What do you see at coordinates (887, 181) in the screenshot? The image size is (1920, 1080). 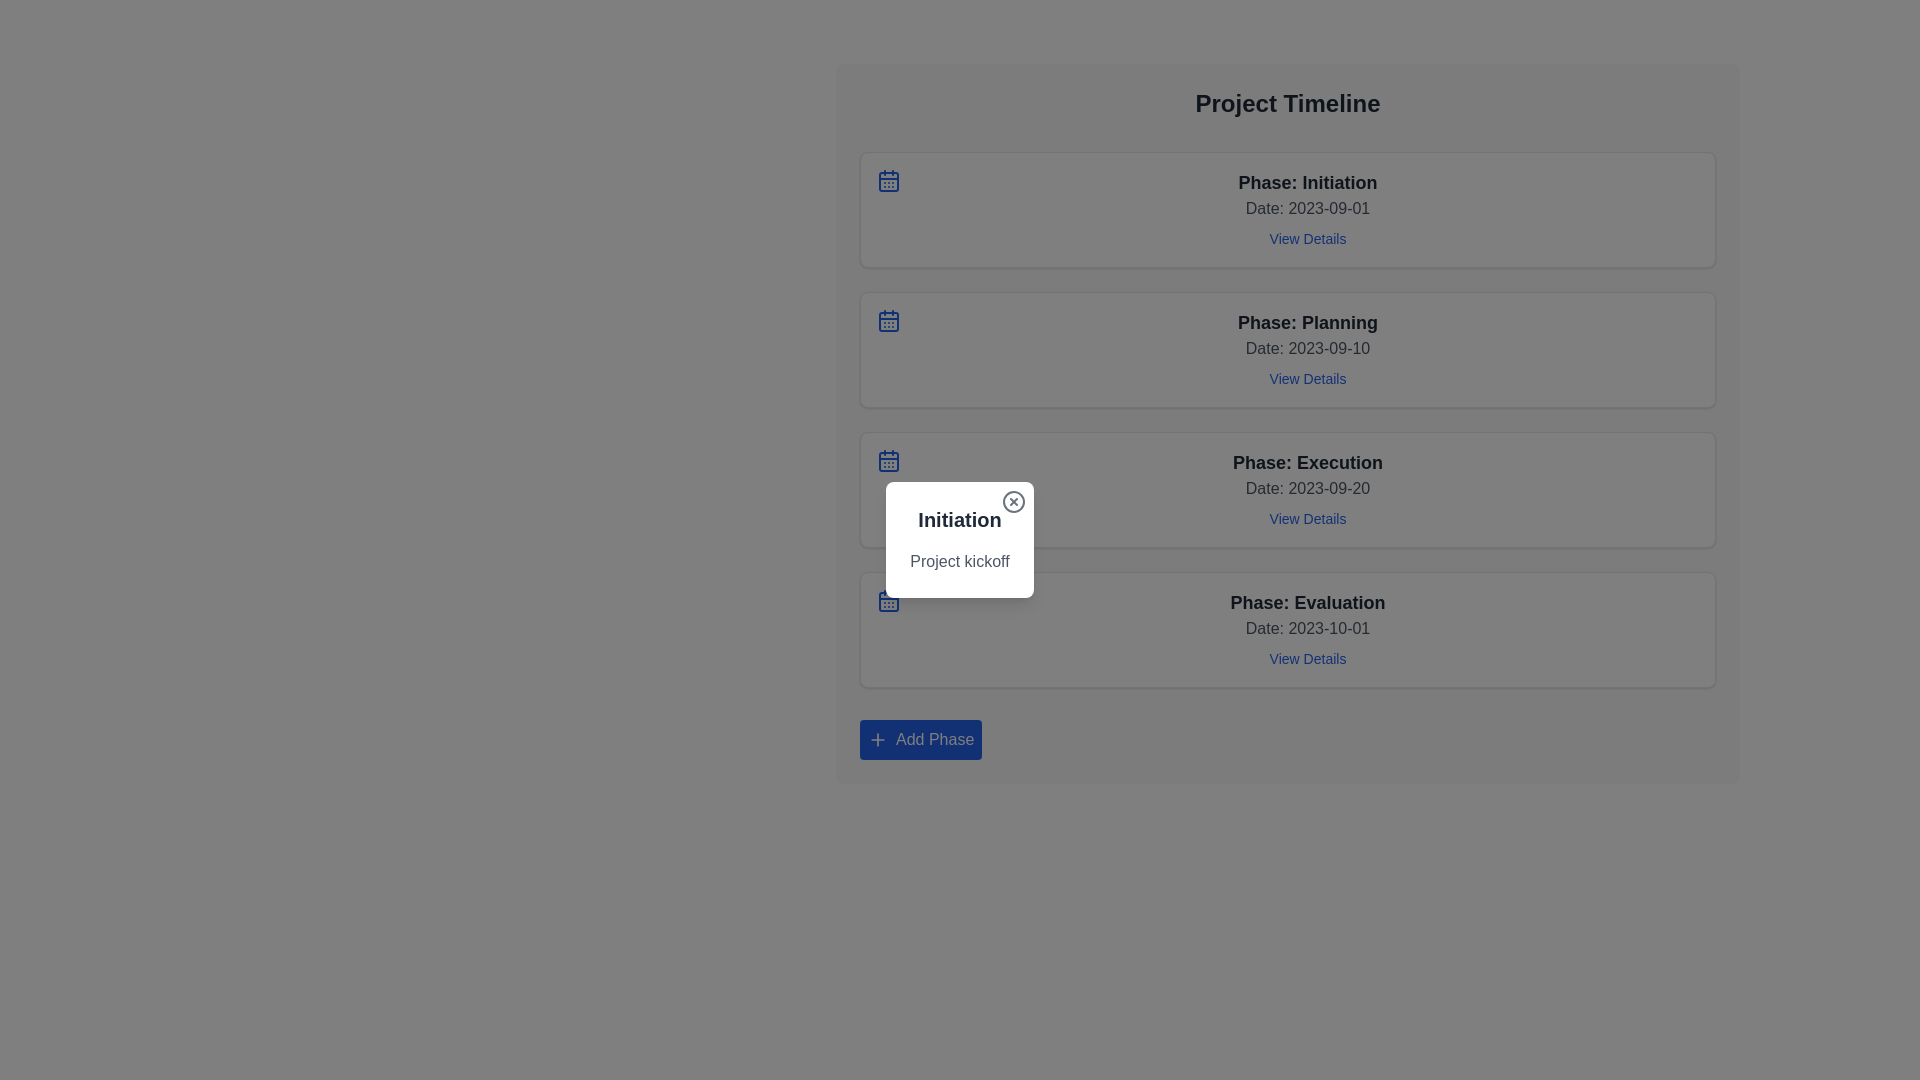 I see `the blue and red rounded rectangle icon segment representing a date or event in the top-left area of the 'Phase: Initiation' entry in the project timeline interface` at bounding box center [887, 181].